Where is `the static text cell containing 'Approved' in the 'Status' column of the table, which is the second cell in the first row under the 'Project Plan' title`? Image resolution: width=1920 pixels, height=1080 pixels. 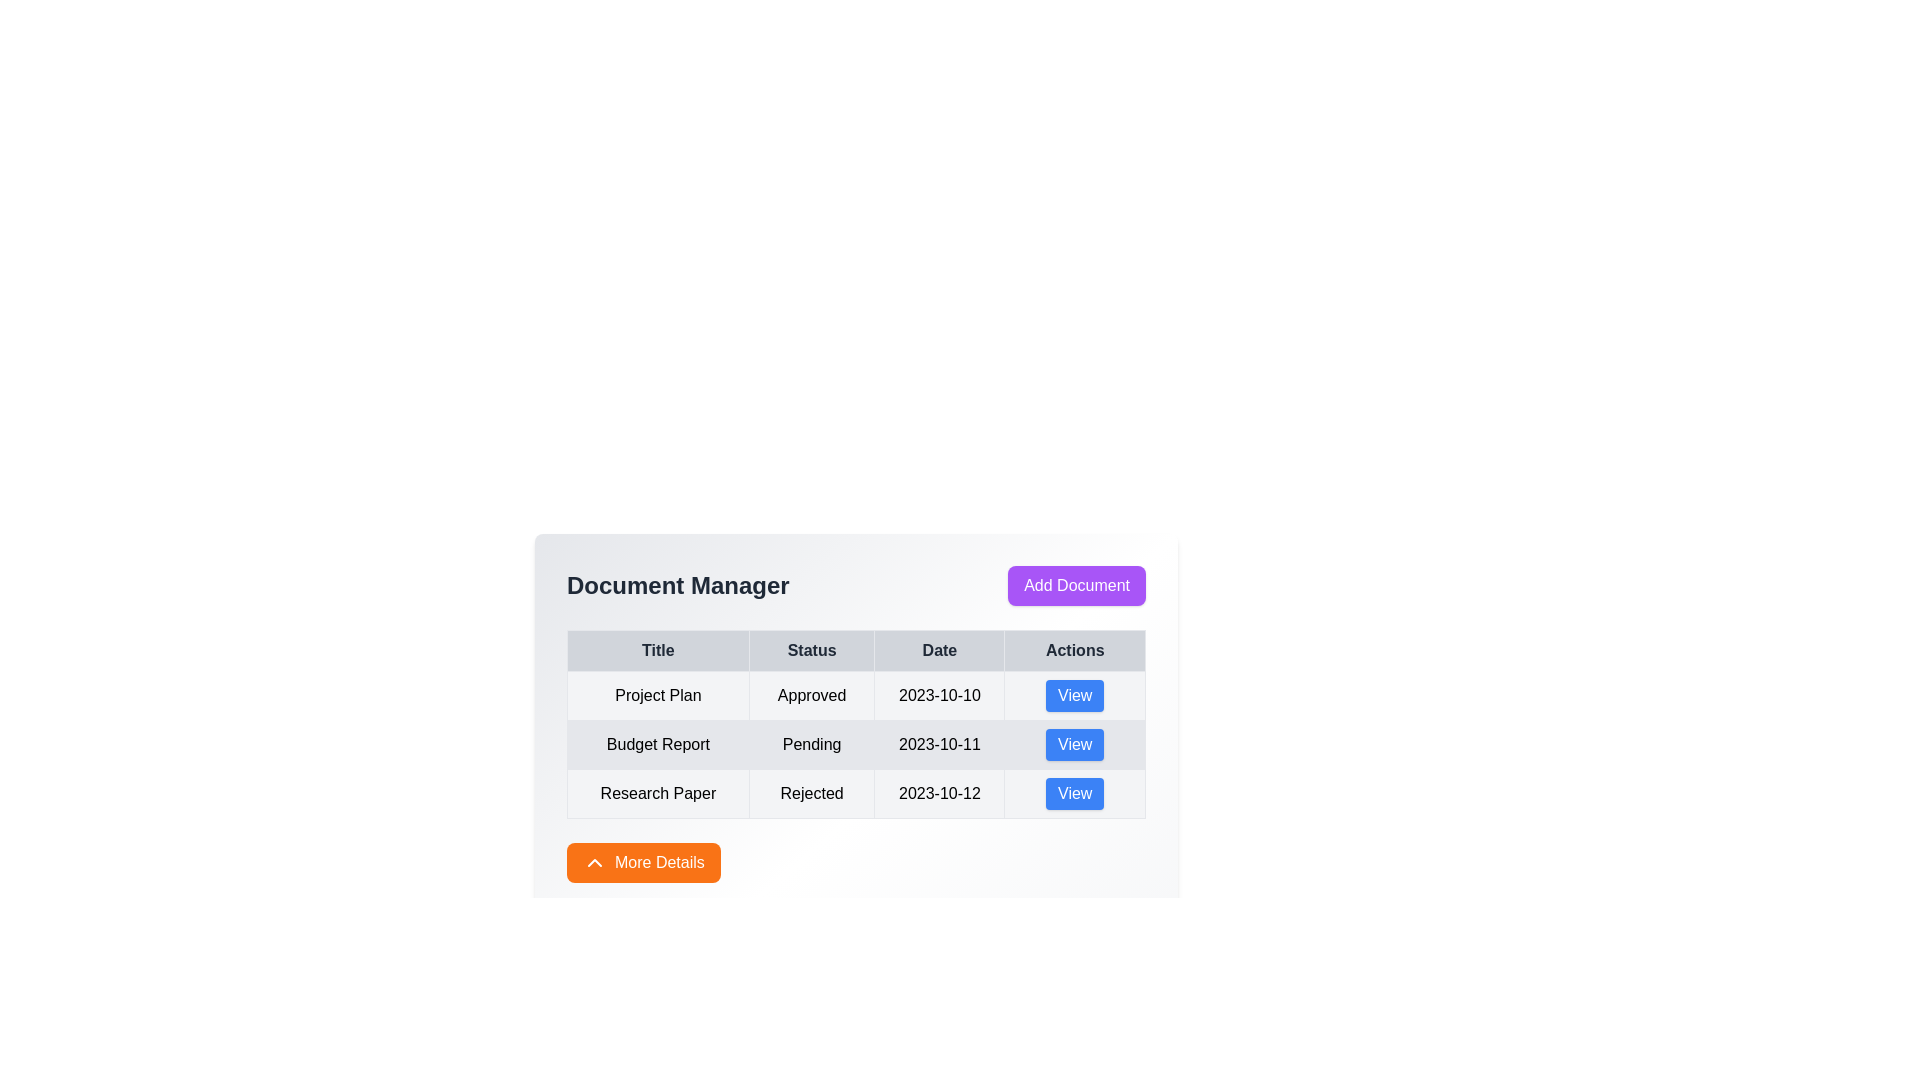
the static text cell containing 'Approved' in the 'Status' column of the table, which is the second cell in the first row under the 'Project Plan' title is located at coordinates (812, 694).